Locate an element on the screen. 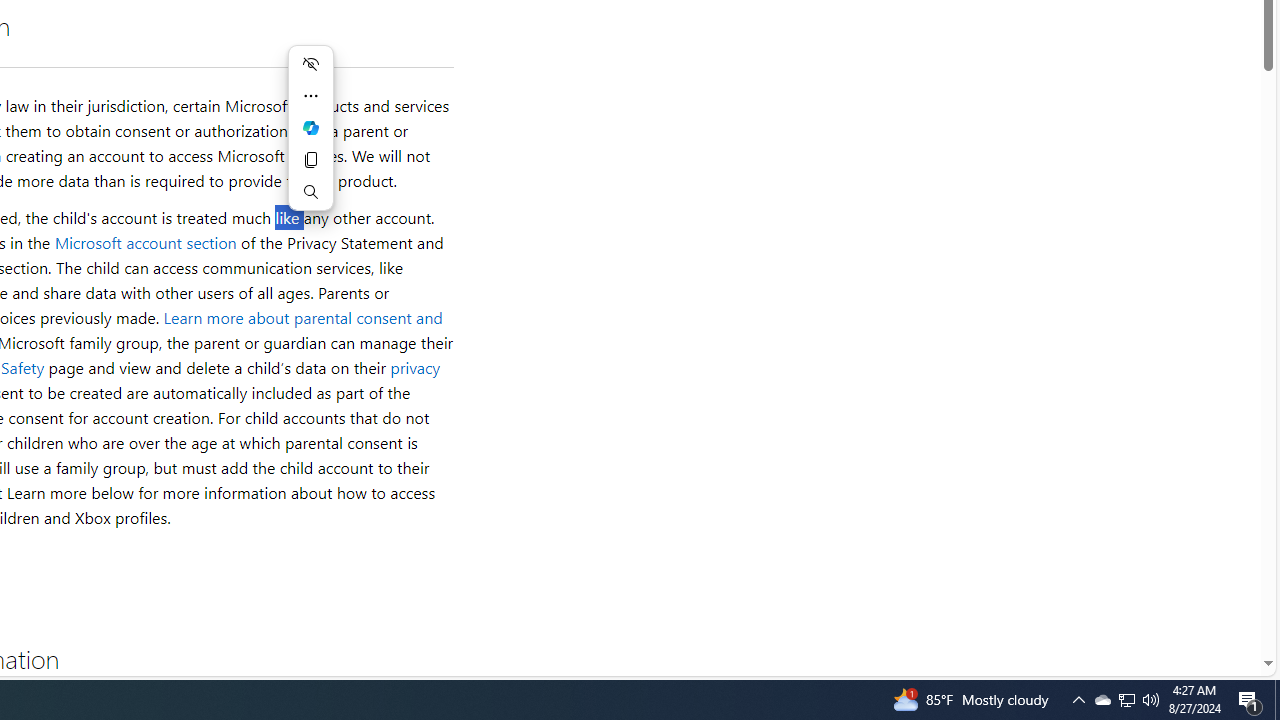  'Mini menu on text selection' is located at coordinates (310, 128).